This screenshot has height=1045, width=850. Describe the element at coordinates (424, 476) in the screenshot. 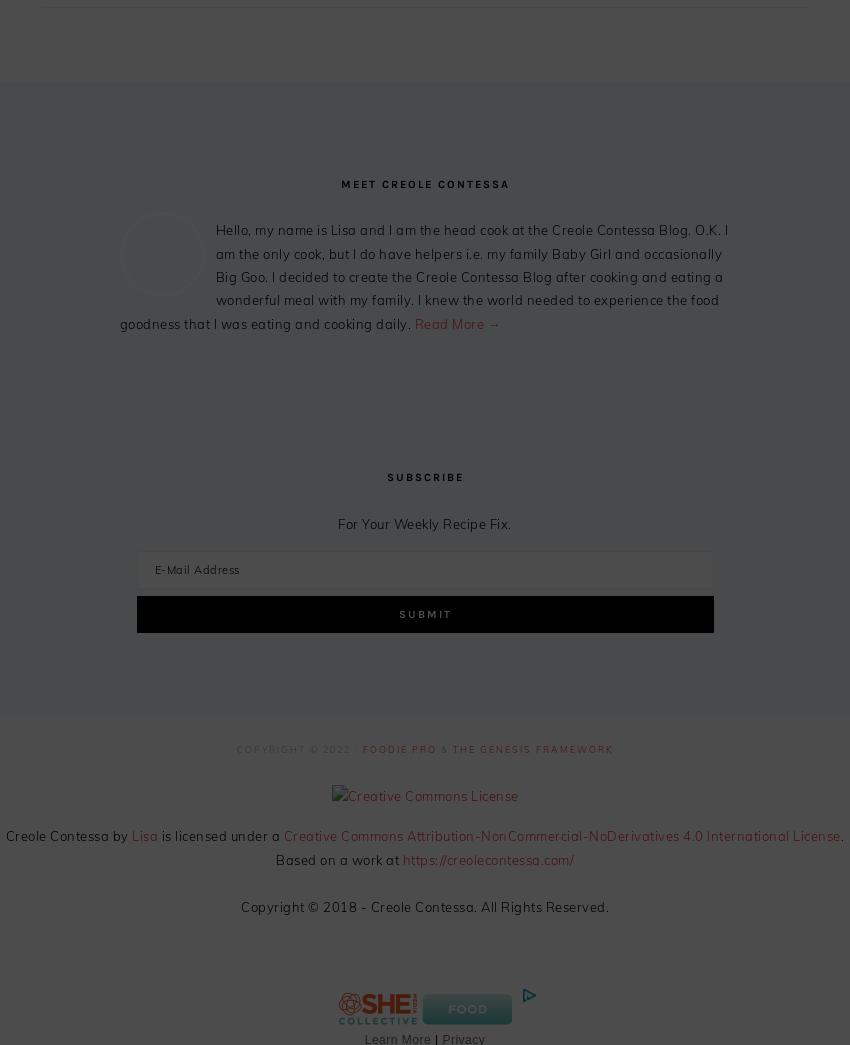

I see `'Subscribe'` at that location.